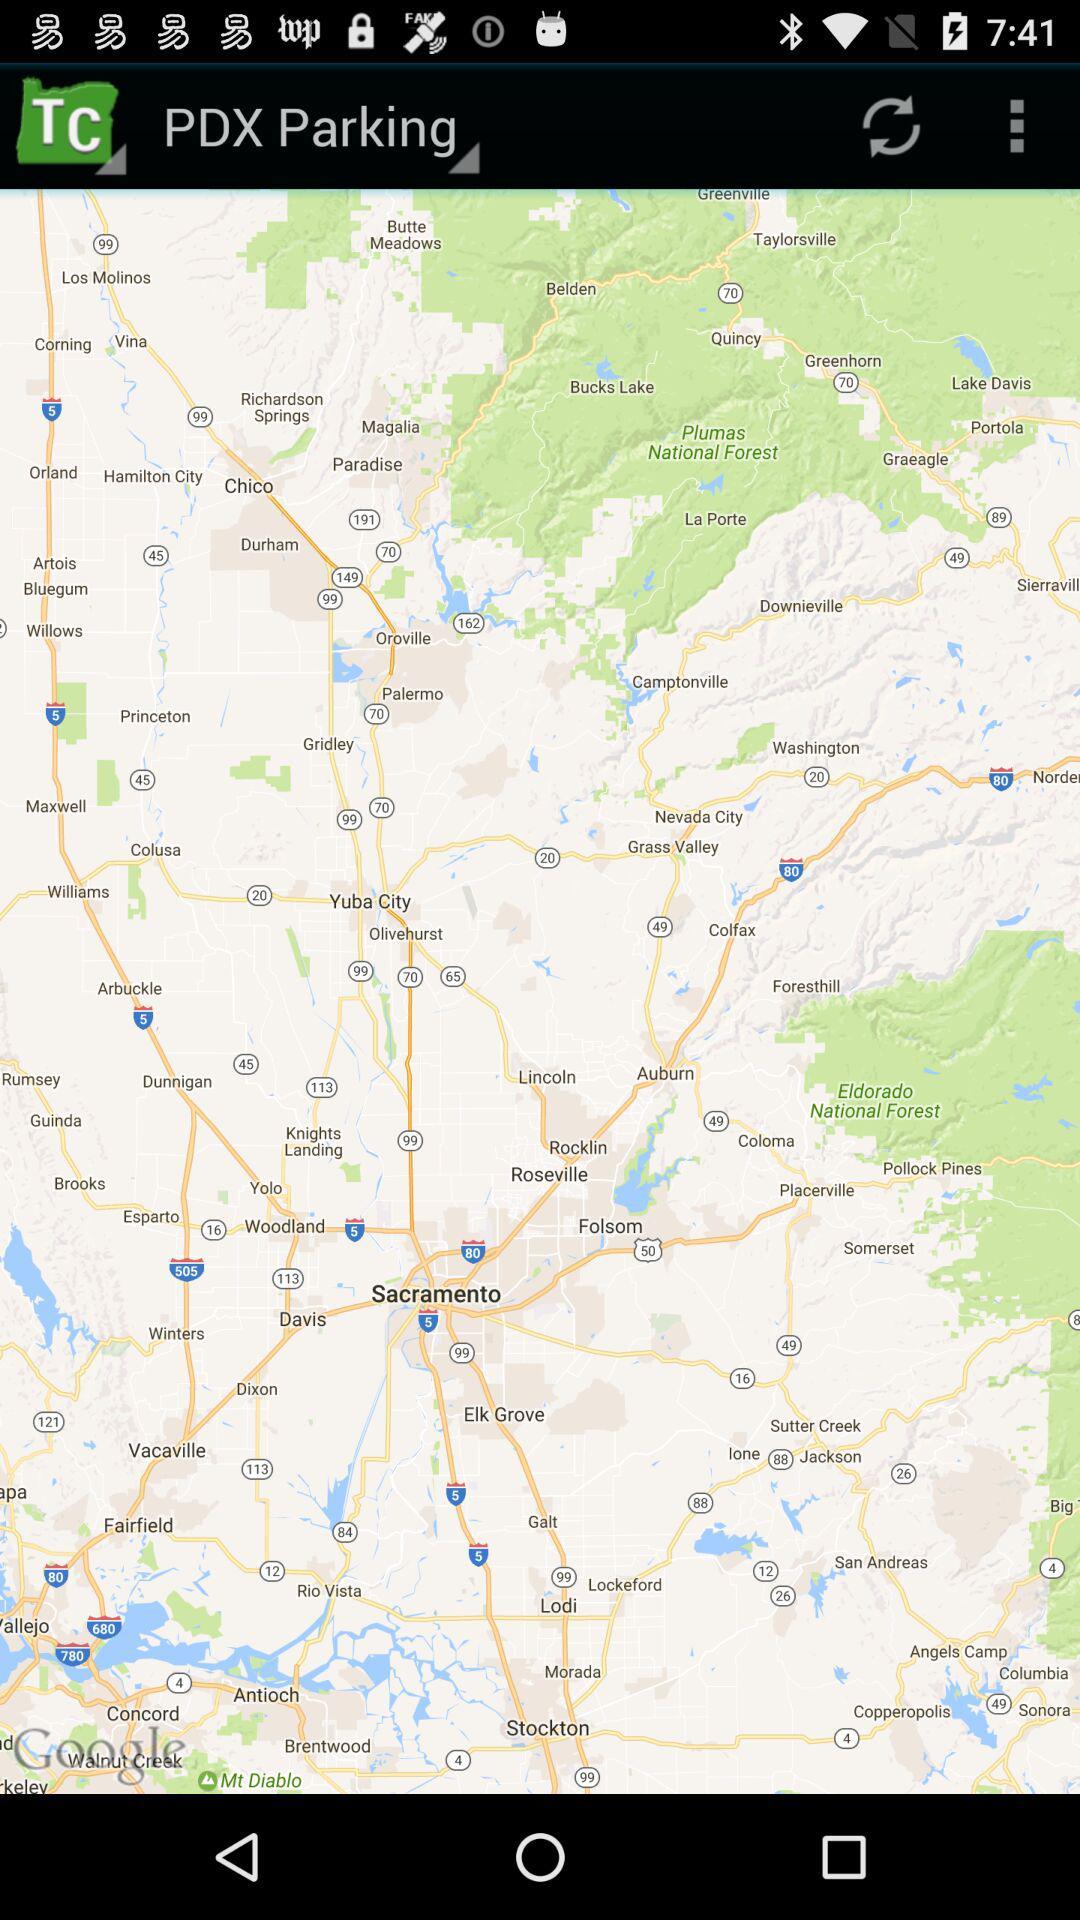  I want to click on the item at the center, so click(540, 991).